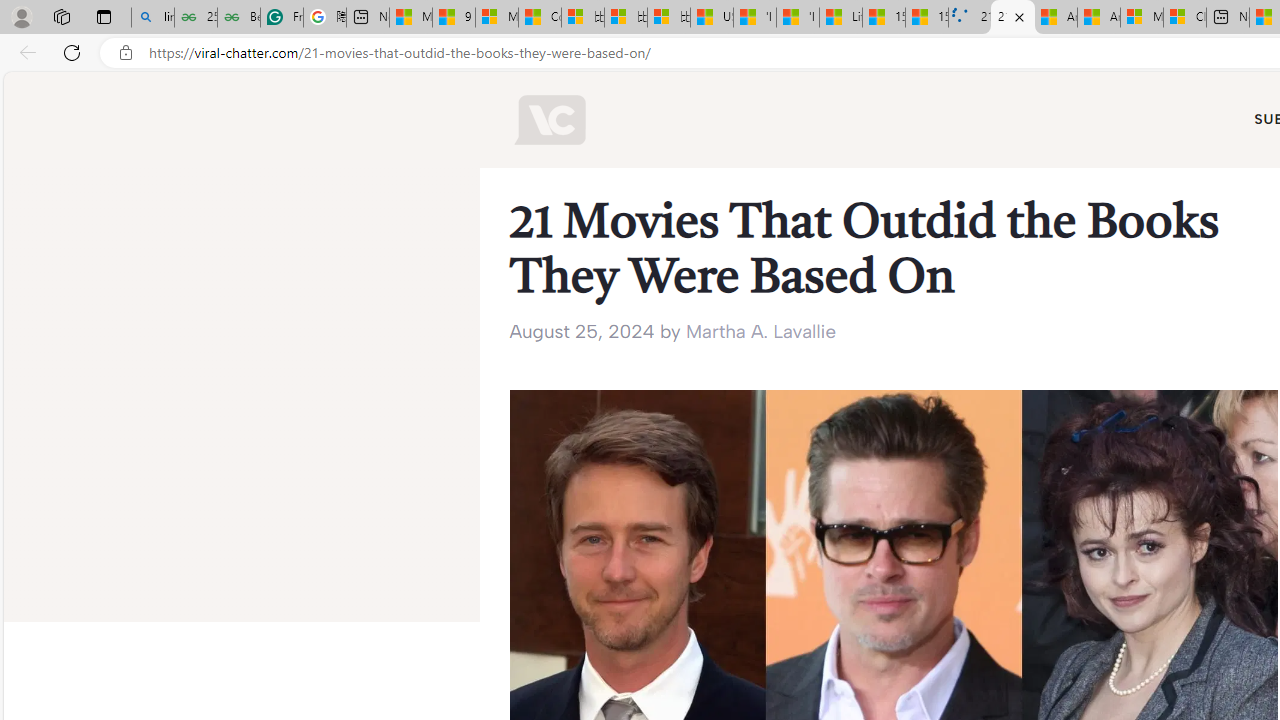 The image size is (1280, 720). What do you see at coordinates (712, 17) in the screenshot?
I see `'USA TODAY - MSN'` at bounding box center [712, 17].